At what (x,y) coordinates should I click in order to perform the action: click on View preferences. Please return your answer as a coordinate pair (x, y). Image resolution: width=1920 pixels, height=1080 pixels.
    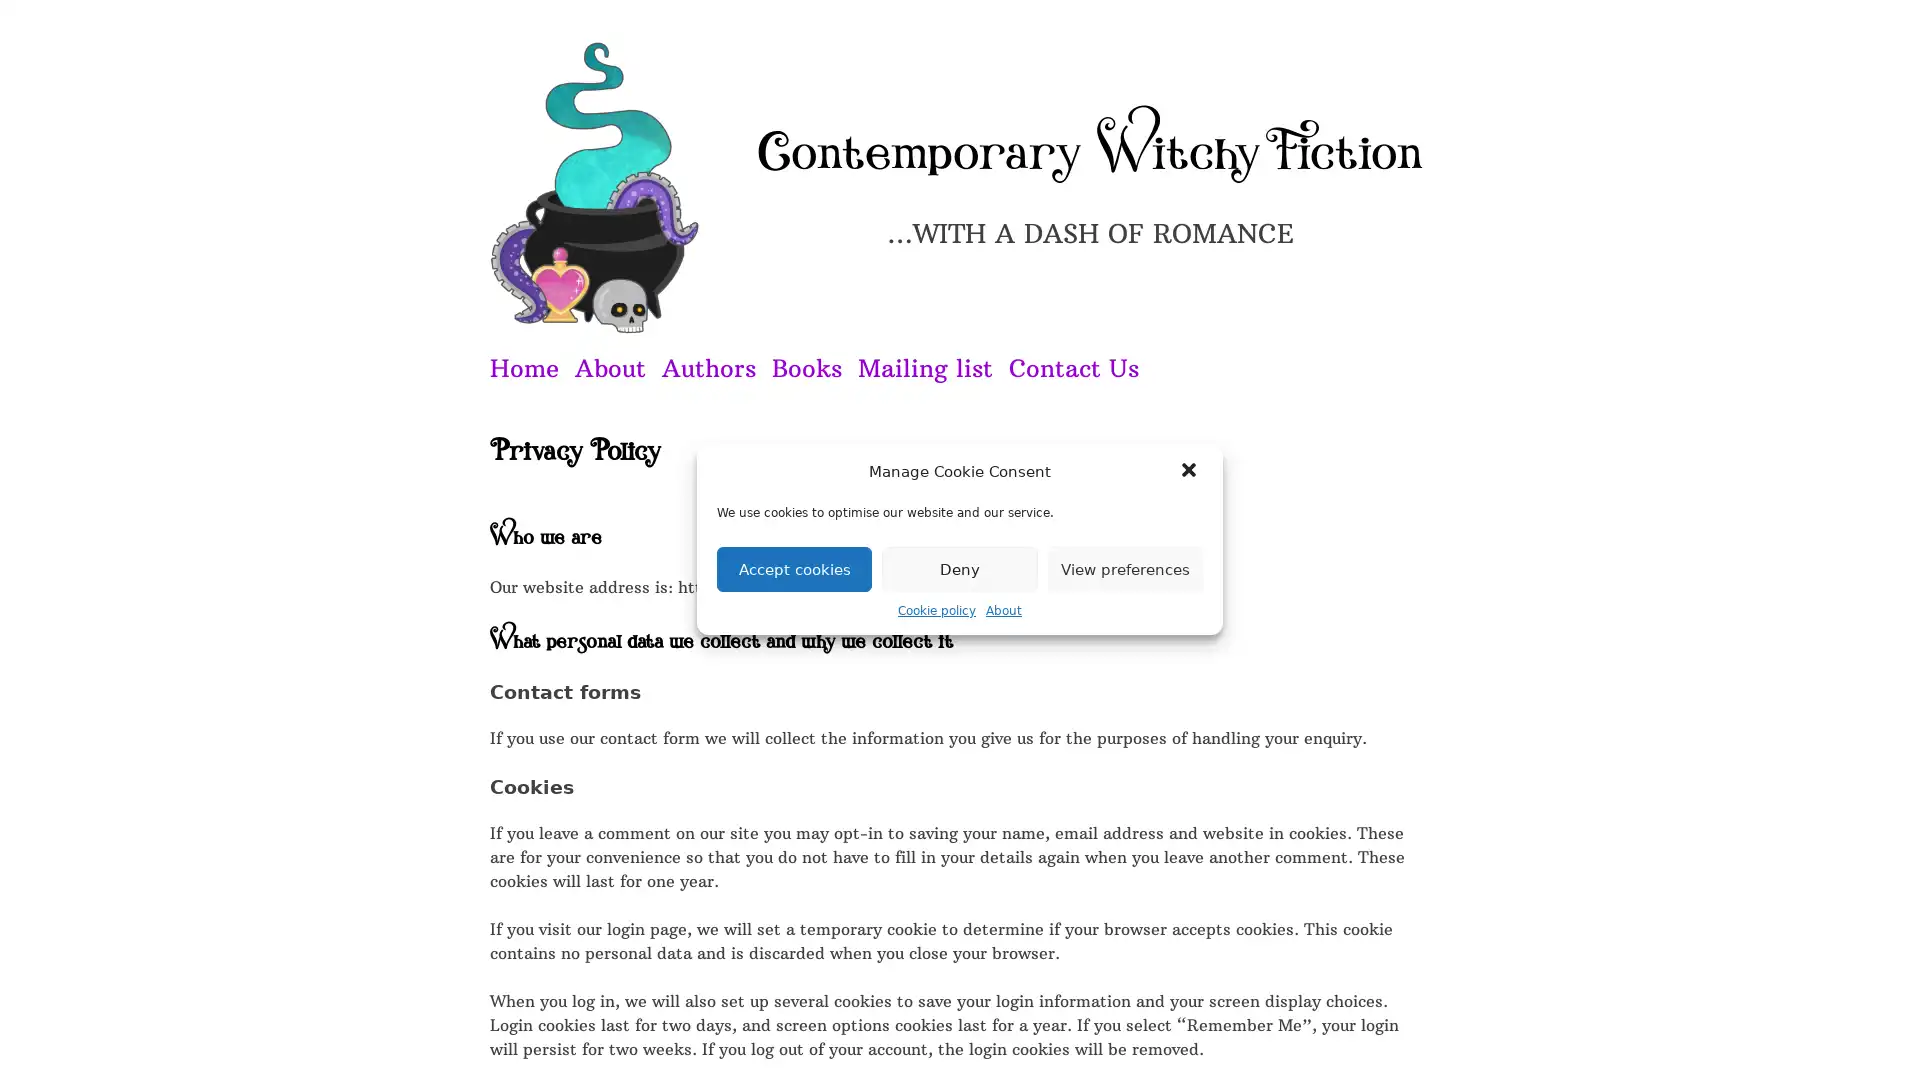
    Looking at the image, I should click on (1124, 569).